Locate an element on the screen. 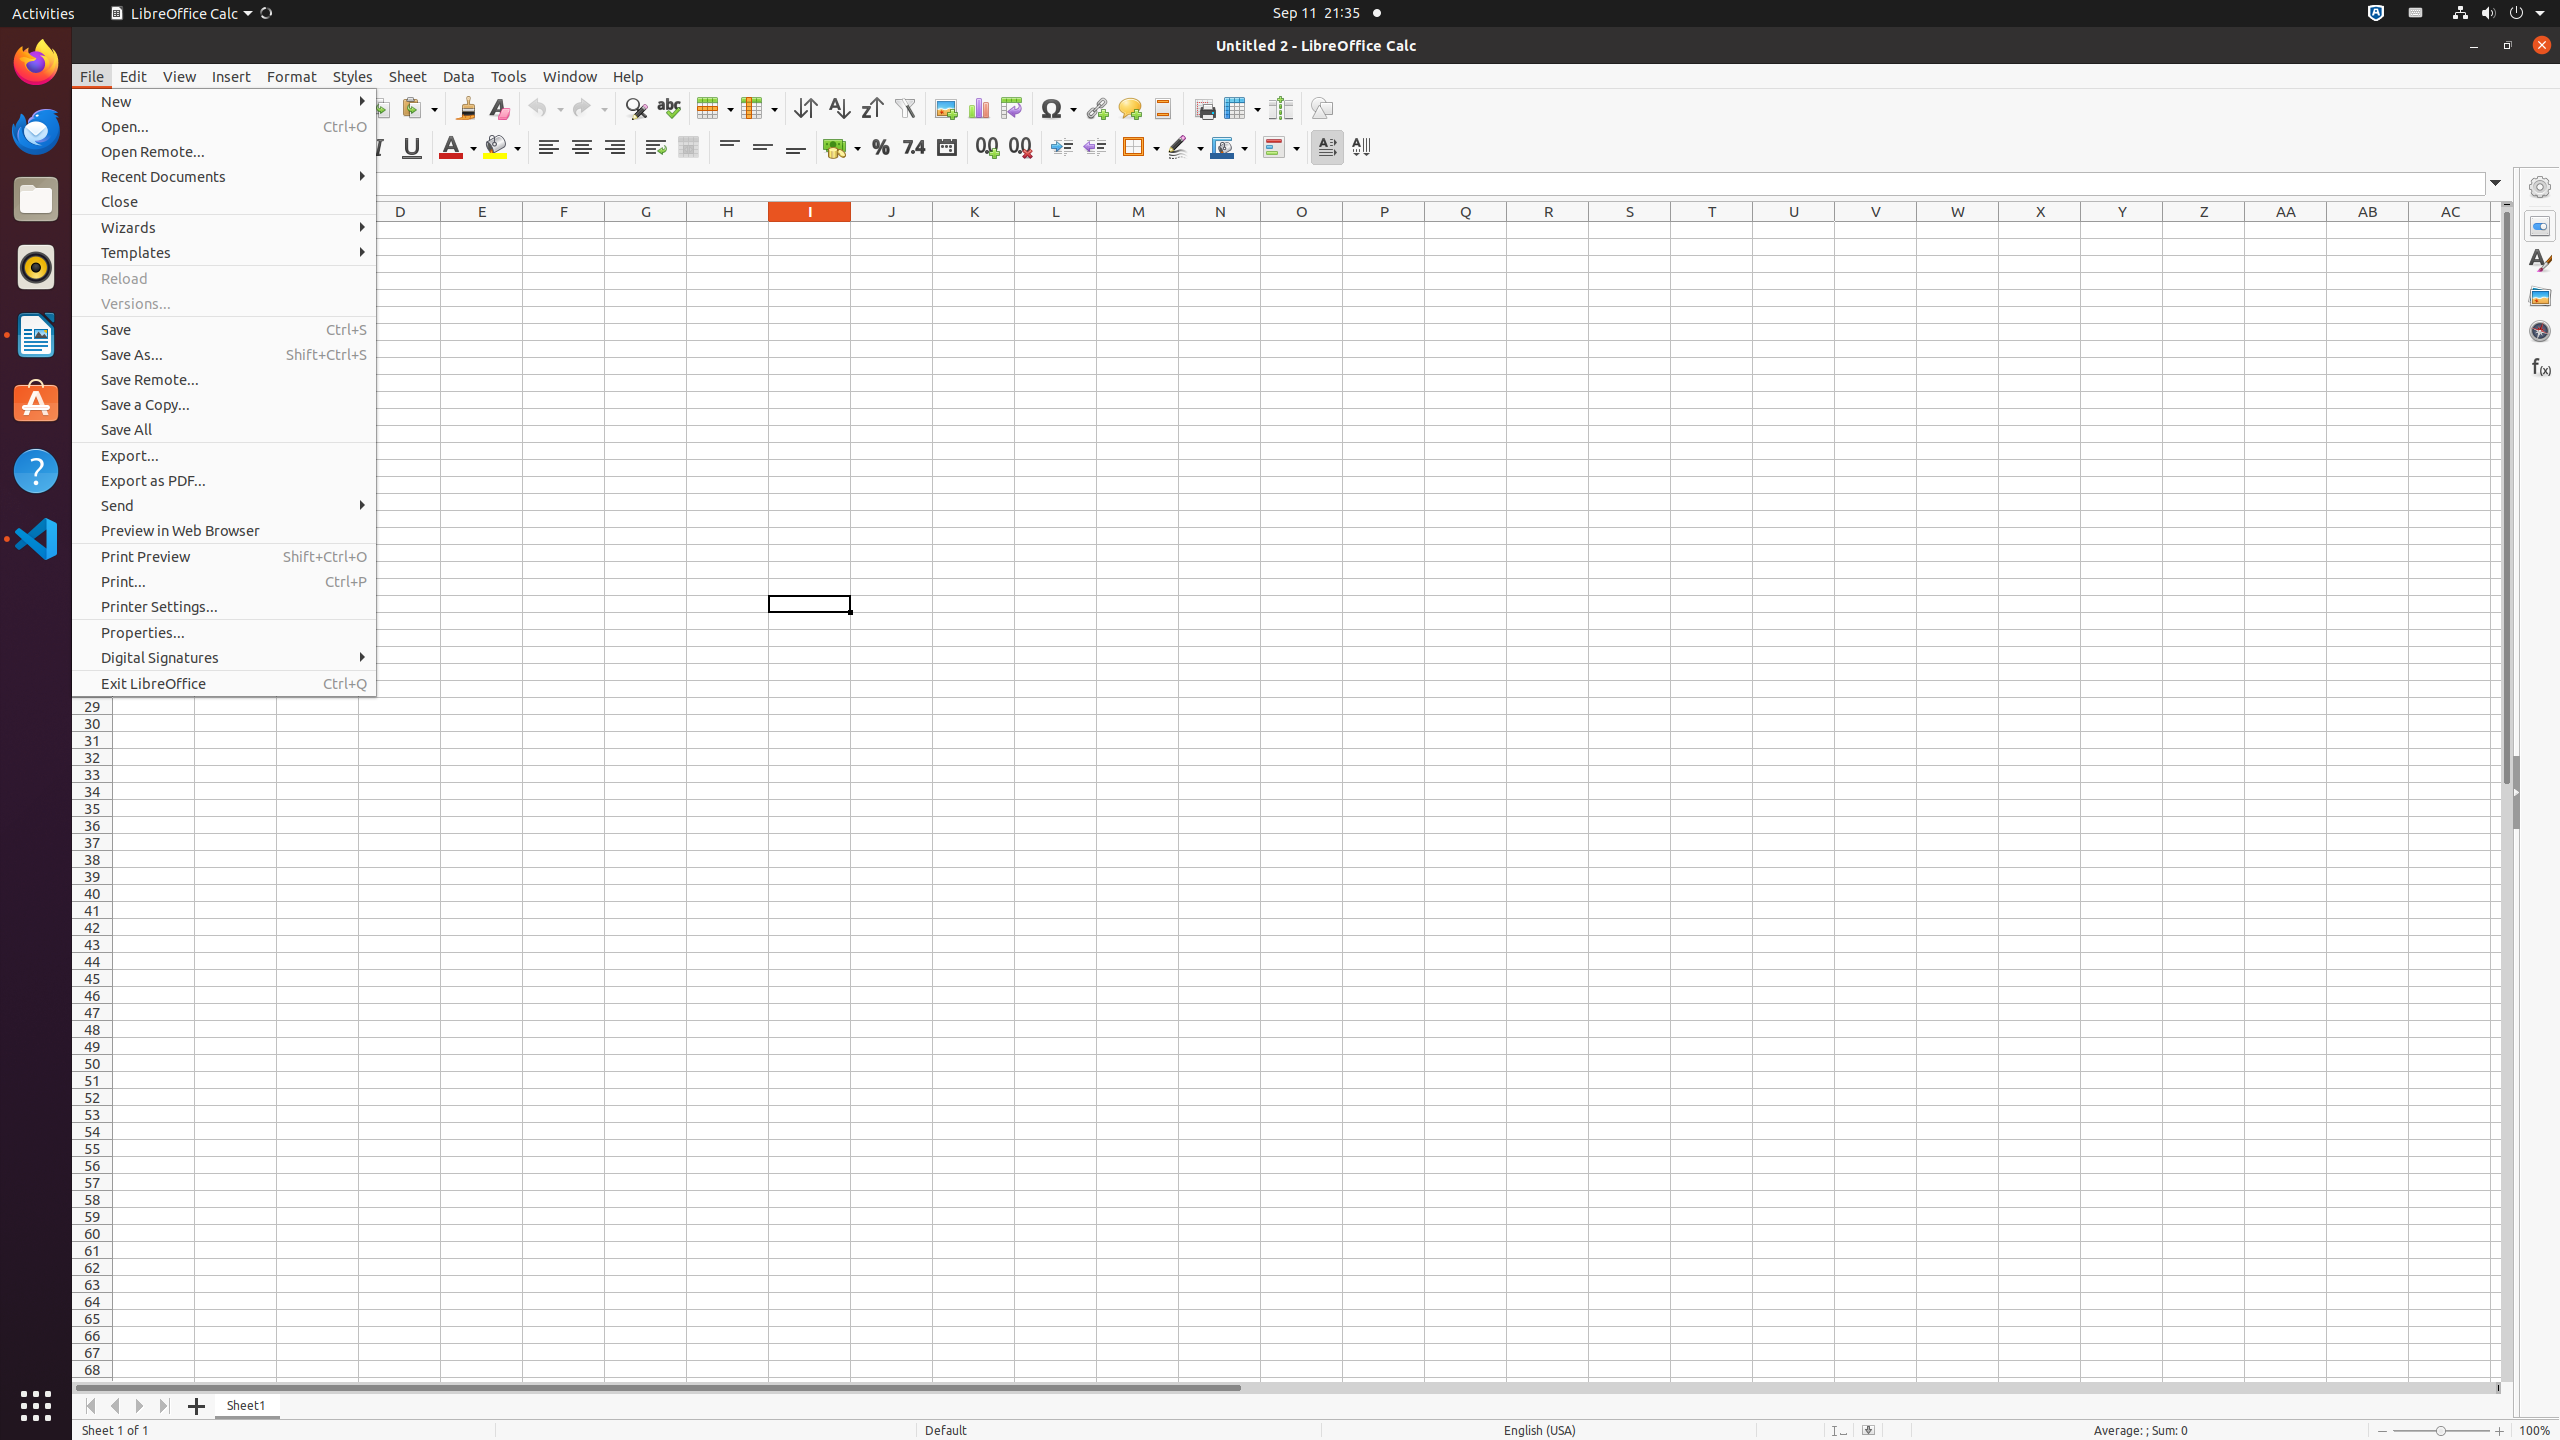  'Freeze Rows and Columns' is located at coordinates (1242, 107).